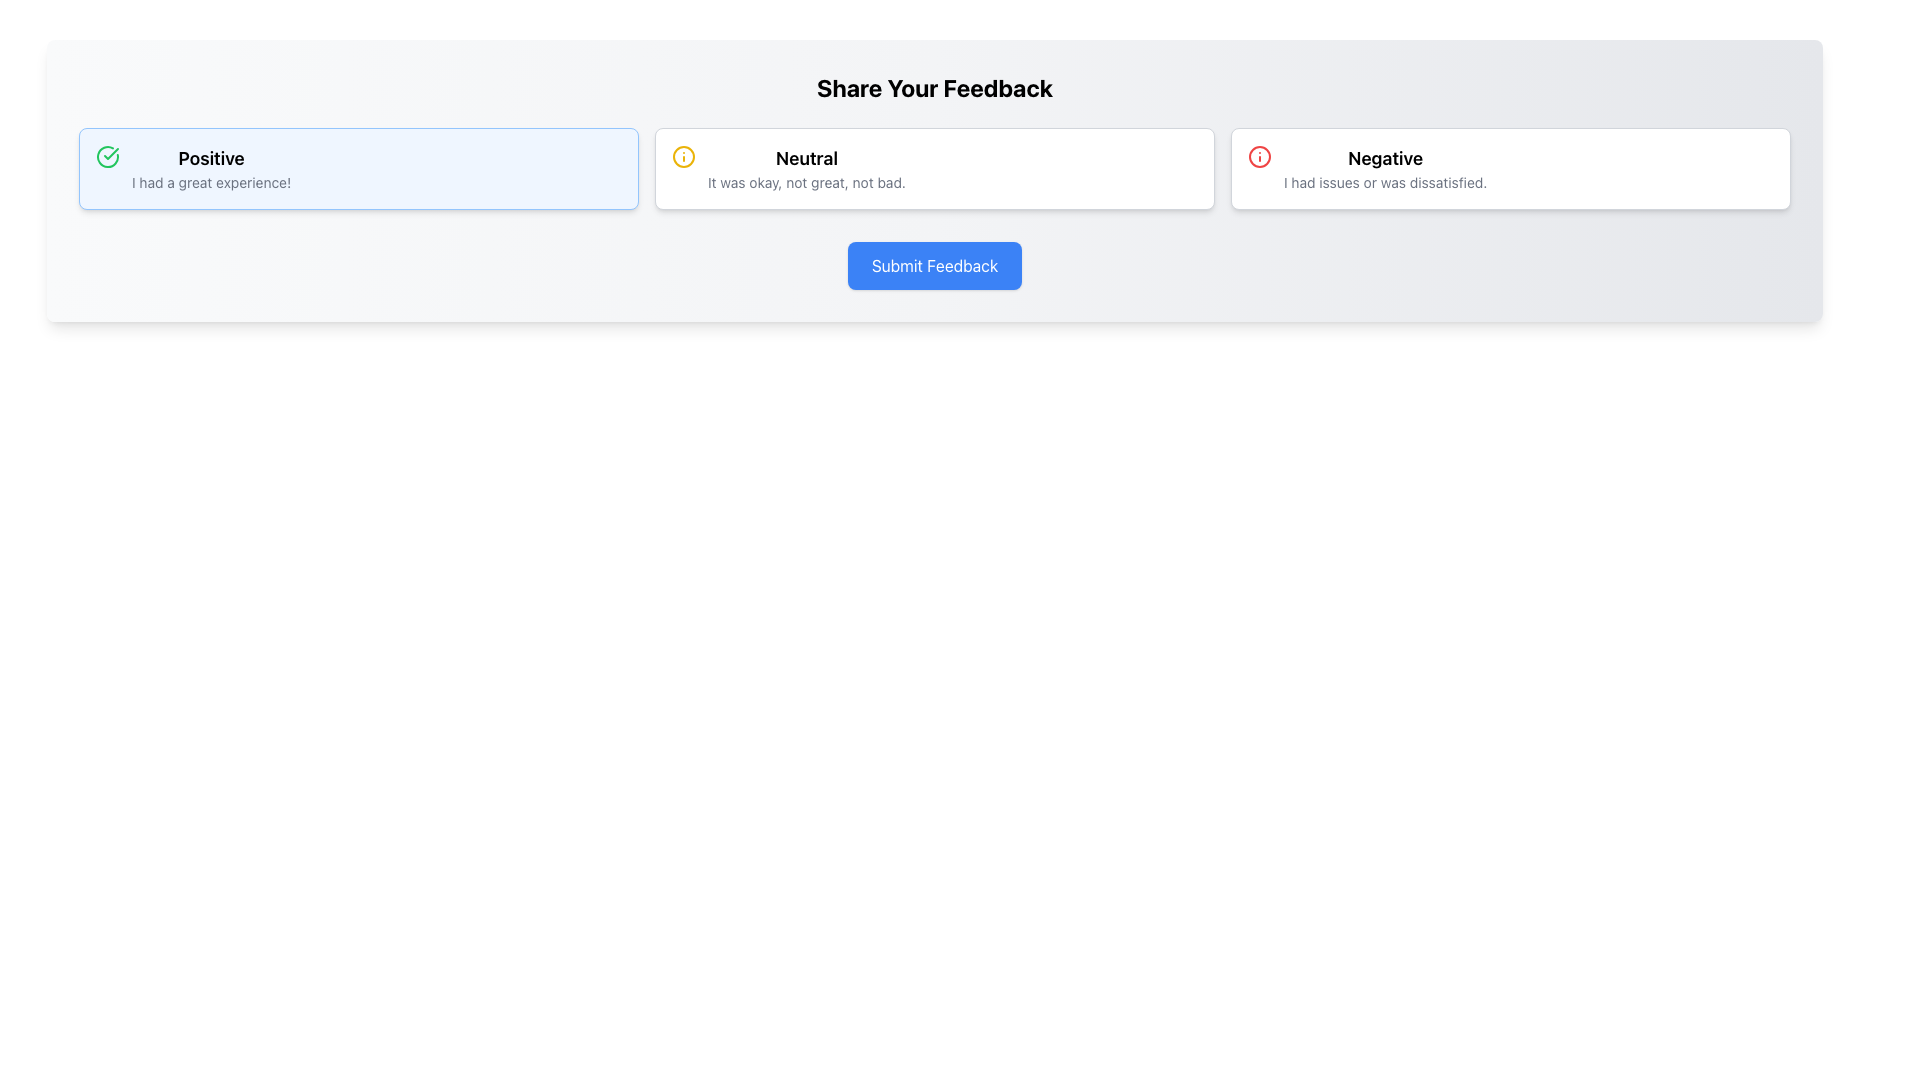 The image size is (1920, 1080). I want to click on the text group within the interactive card that displays 'Positive' and 'I had a great experience!', so click(211, 168).